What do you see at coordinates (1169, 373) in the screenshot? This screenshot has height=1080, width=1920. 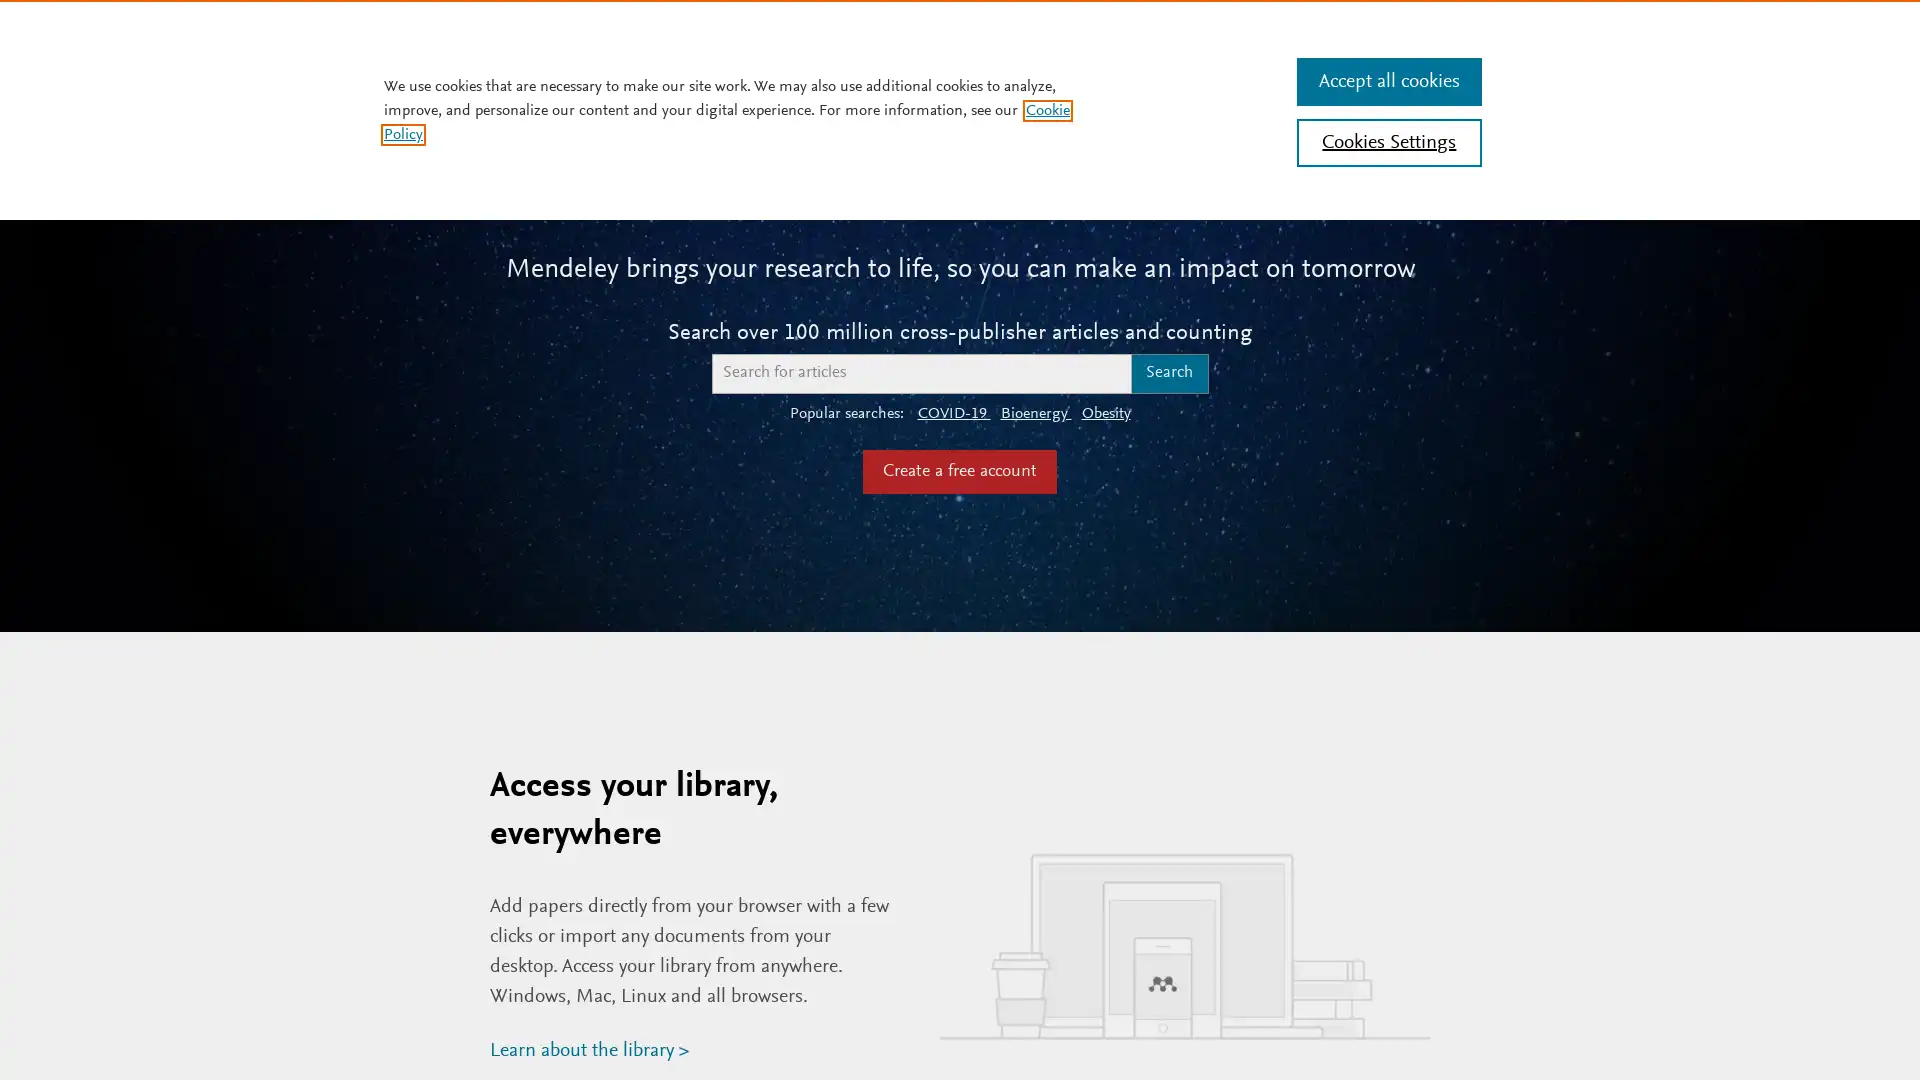 I see `Search` at bounding box center [1169, 373].